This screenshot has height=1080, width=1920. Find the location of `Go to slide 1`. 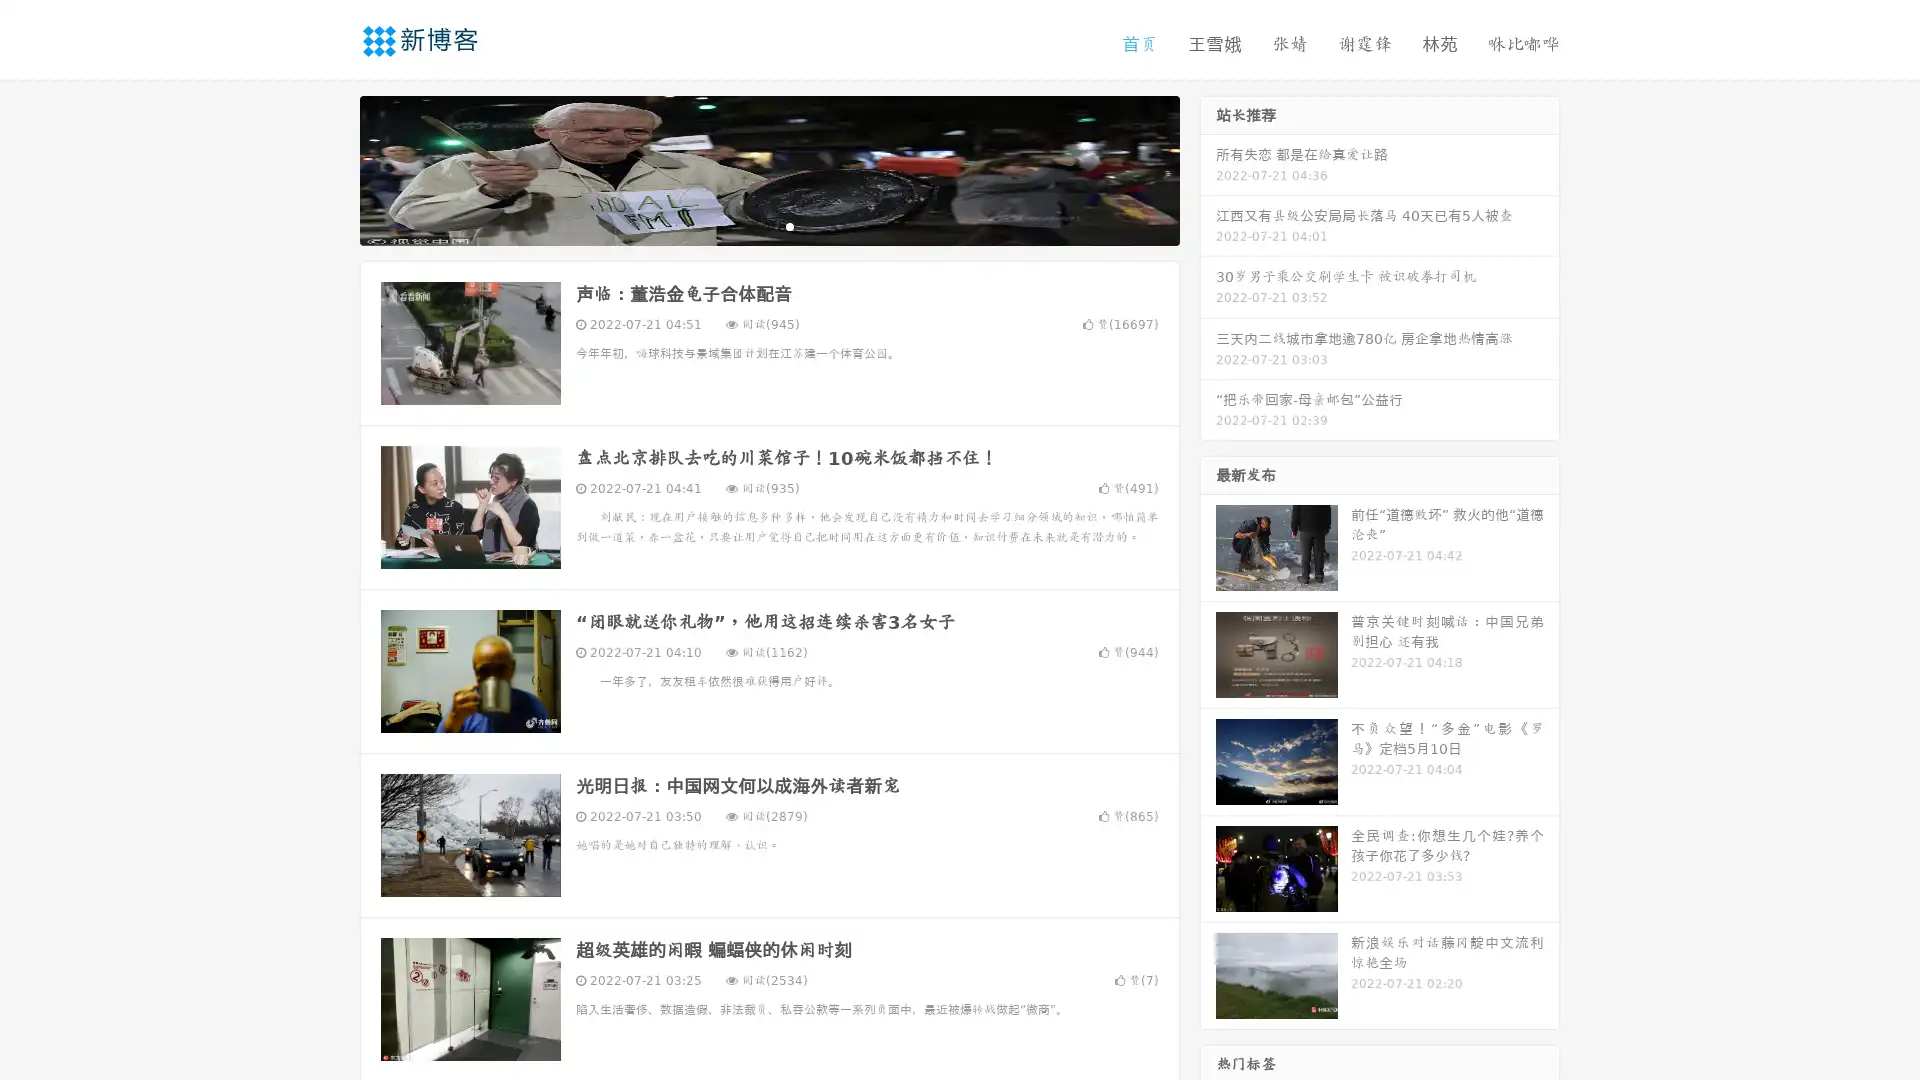

Go to slide 1 is located at coordinates (748, 225).